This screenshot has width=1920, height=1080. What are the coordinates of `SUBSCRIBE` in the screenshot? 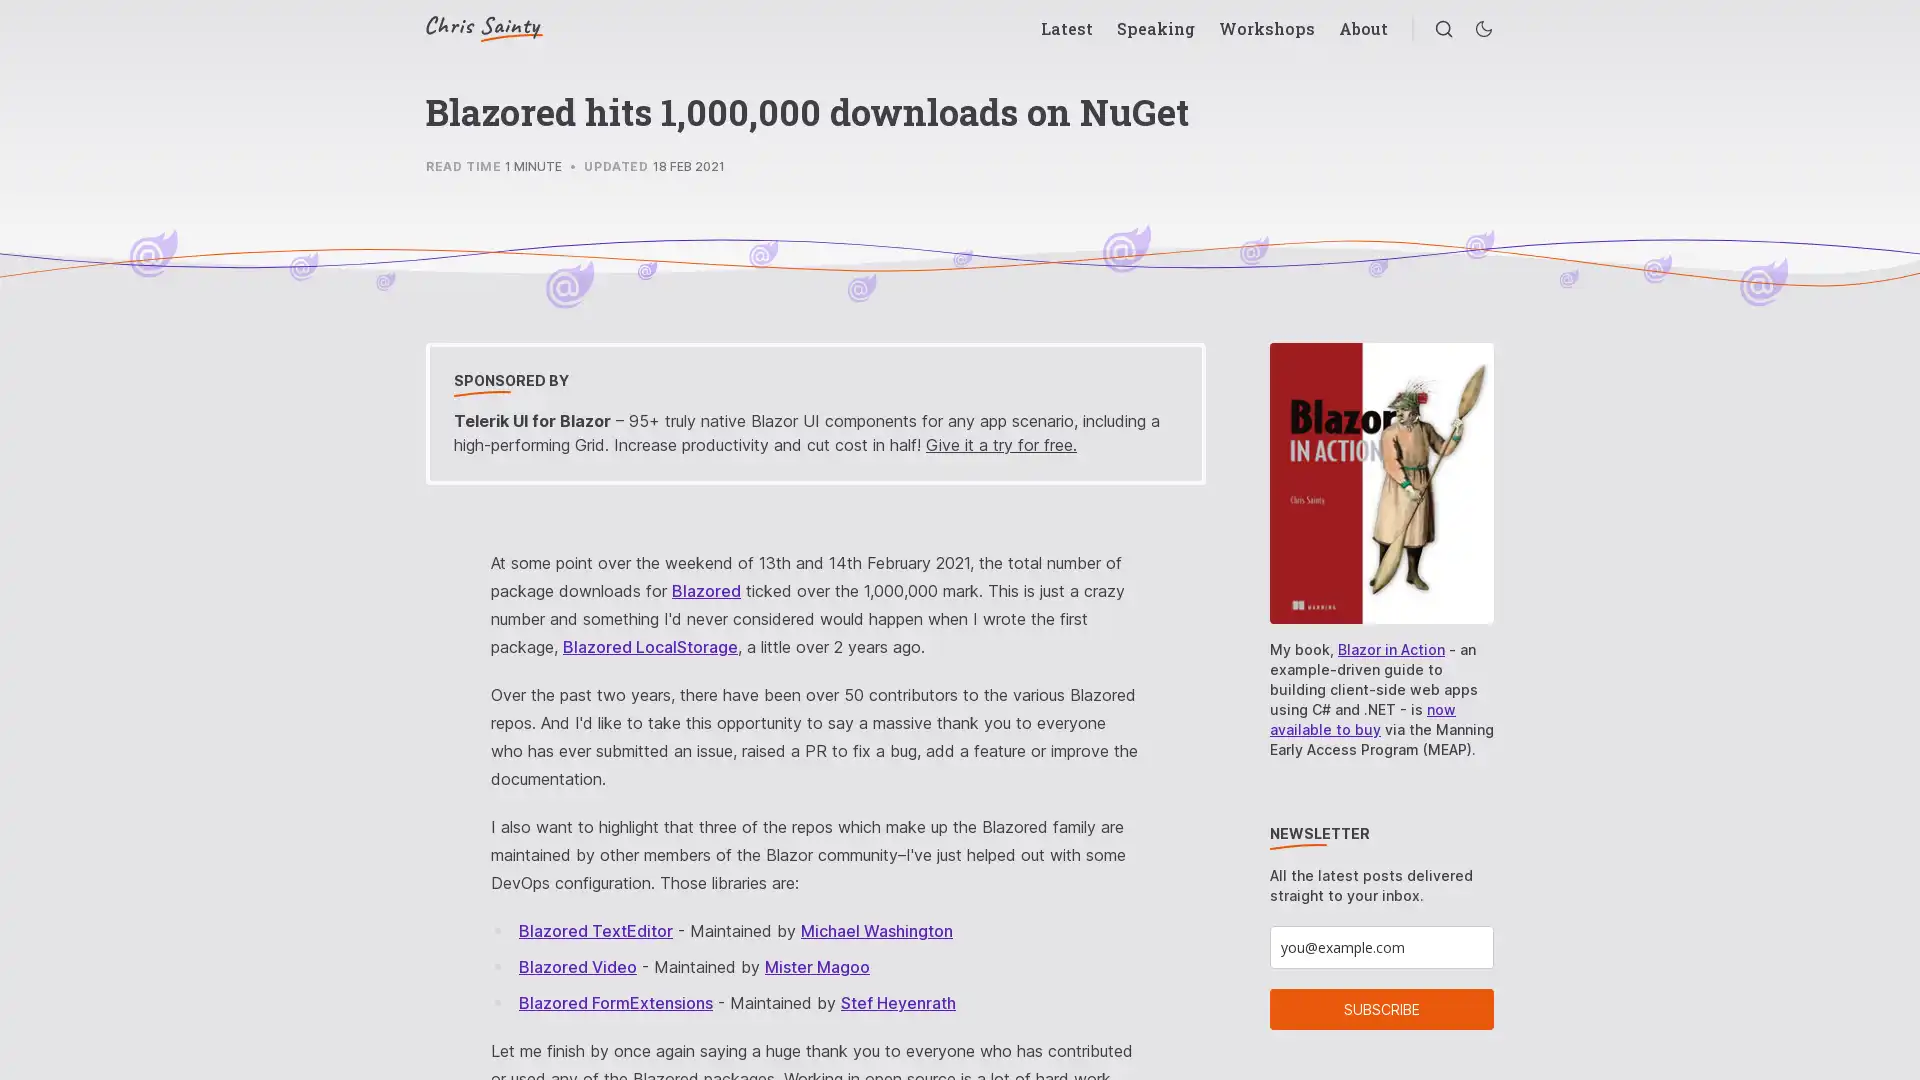 It's located at (1381, 1009).